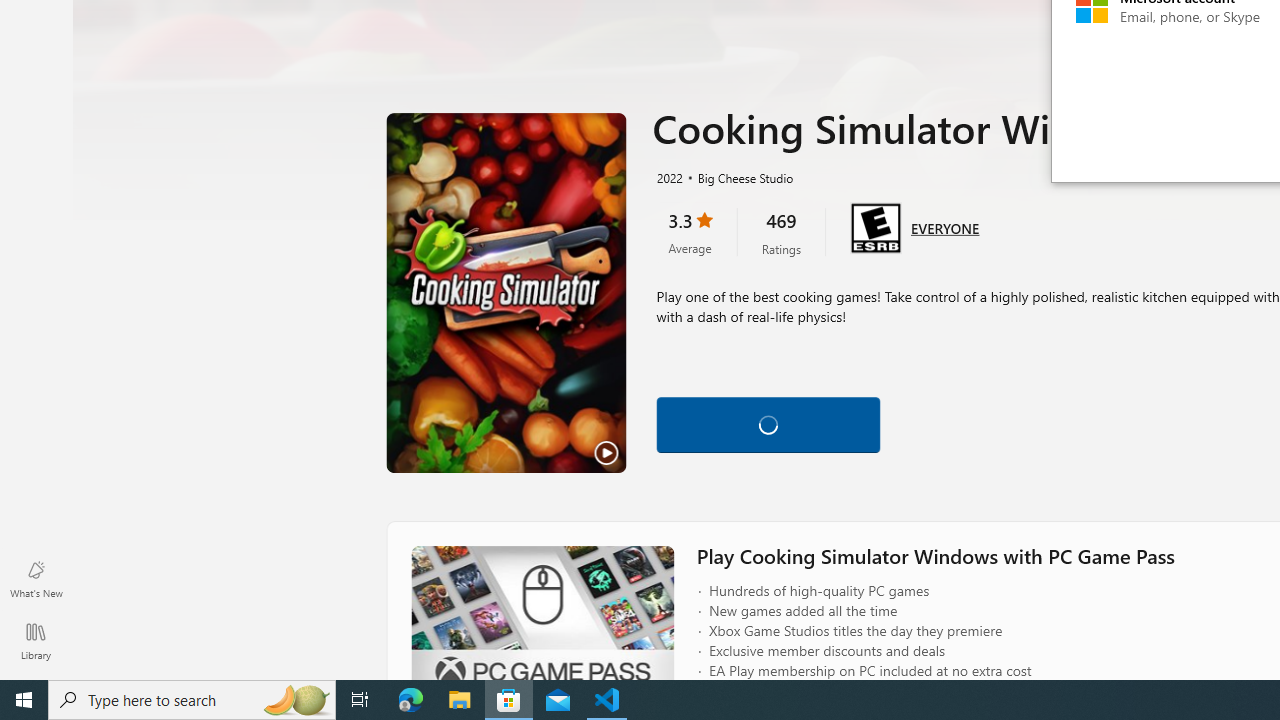 The image size is (1280, 720). I want to click on 'Play Trailer', so click(506, 293).